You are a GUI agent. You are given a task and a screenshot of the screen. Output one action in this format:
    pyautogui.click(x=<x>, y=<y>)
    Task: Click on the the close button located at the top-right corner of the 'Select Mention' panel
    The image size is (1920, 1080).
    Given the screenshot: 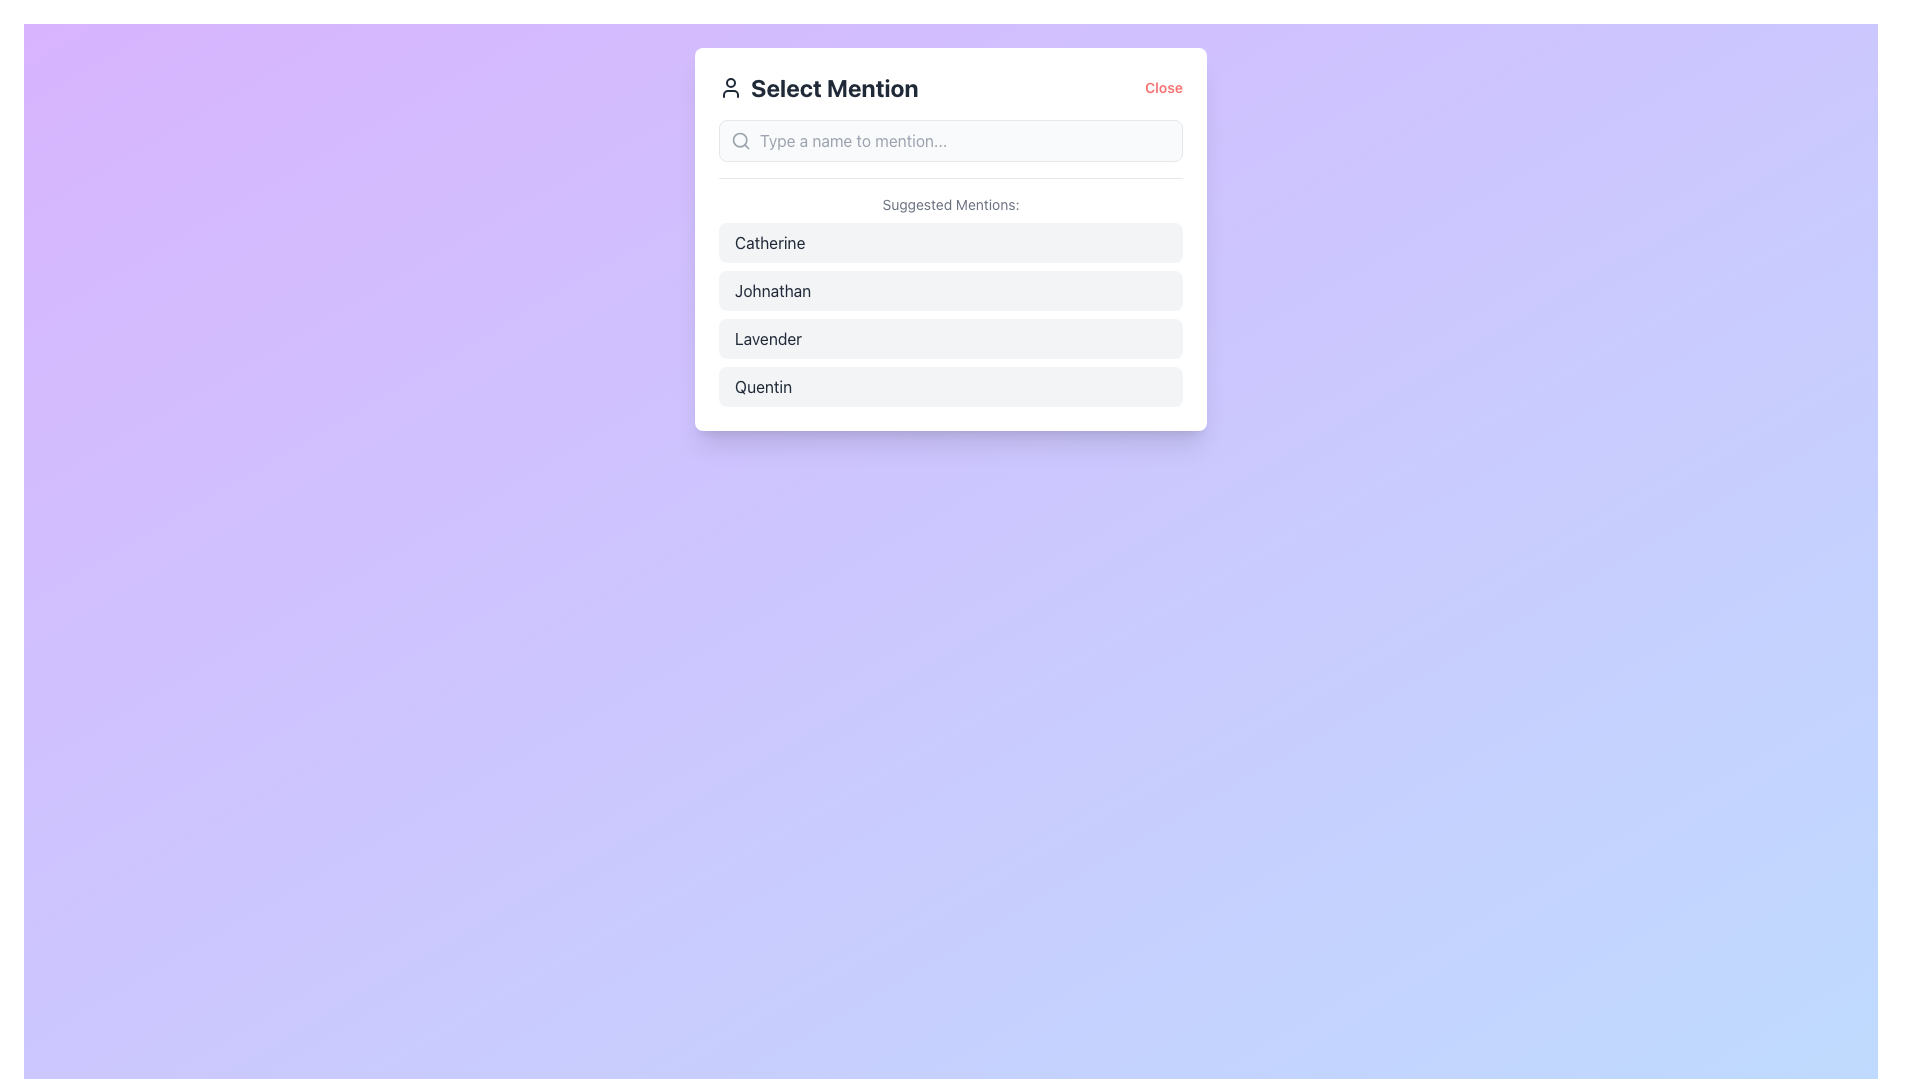 What is the action you would take?
    pyautogui.click(x=1164, y=87)
    